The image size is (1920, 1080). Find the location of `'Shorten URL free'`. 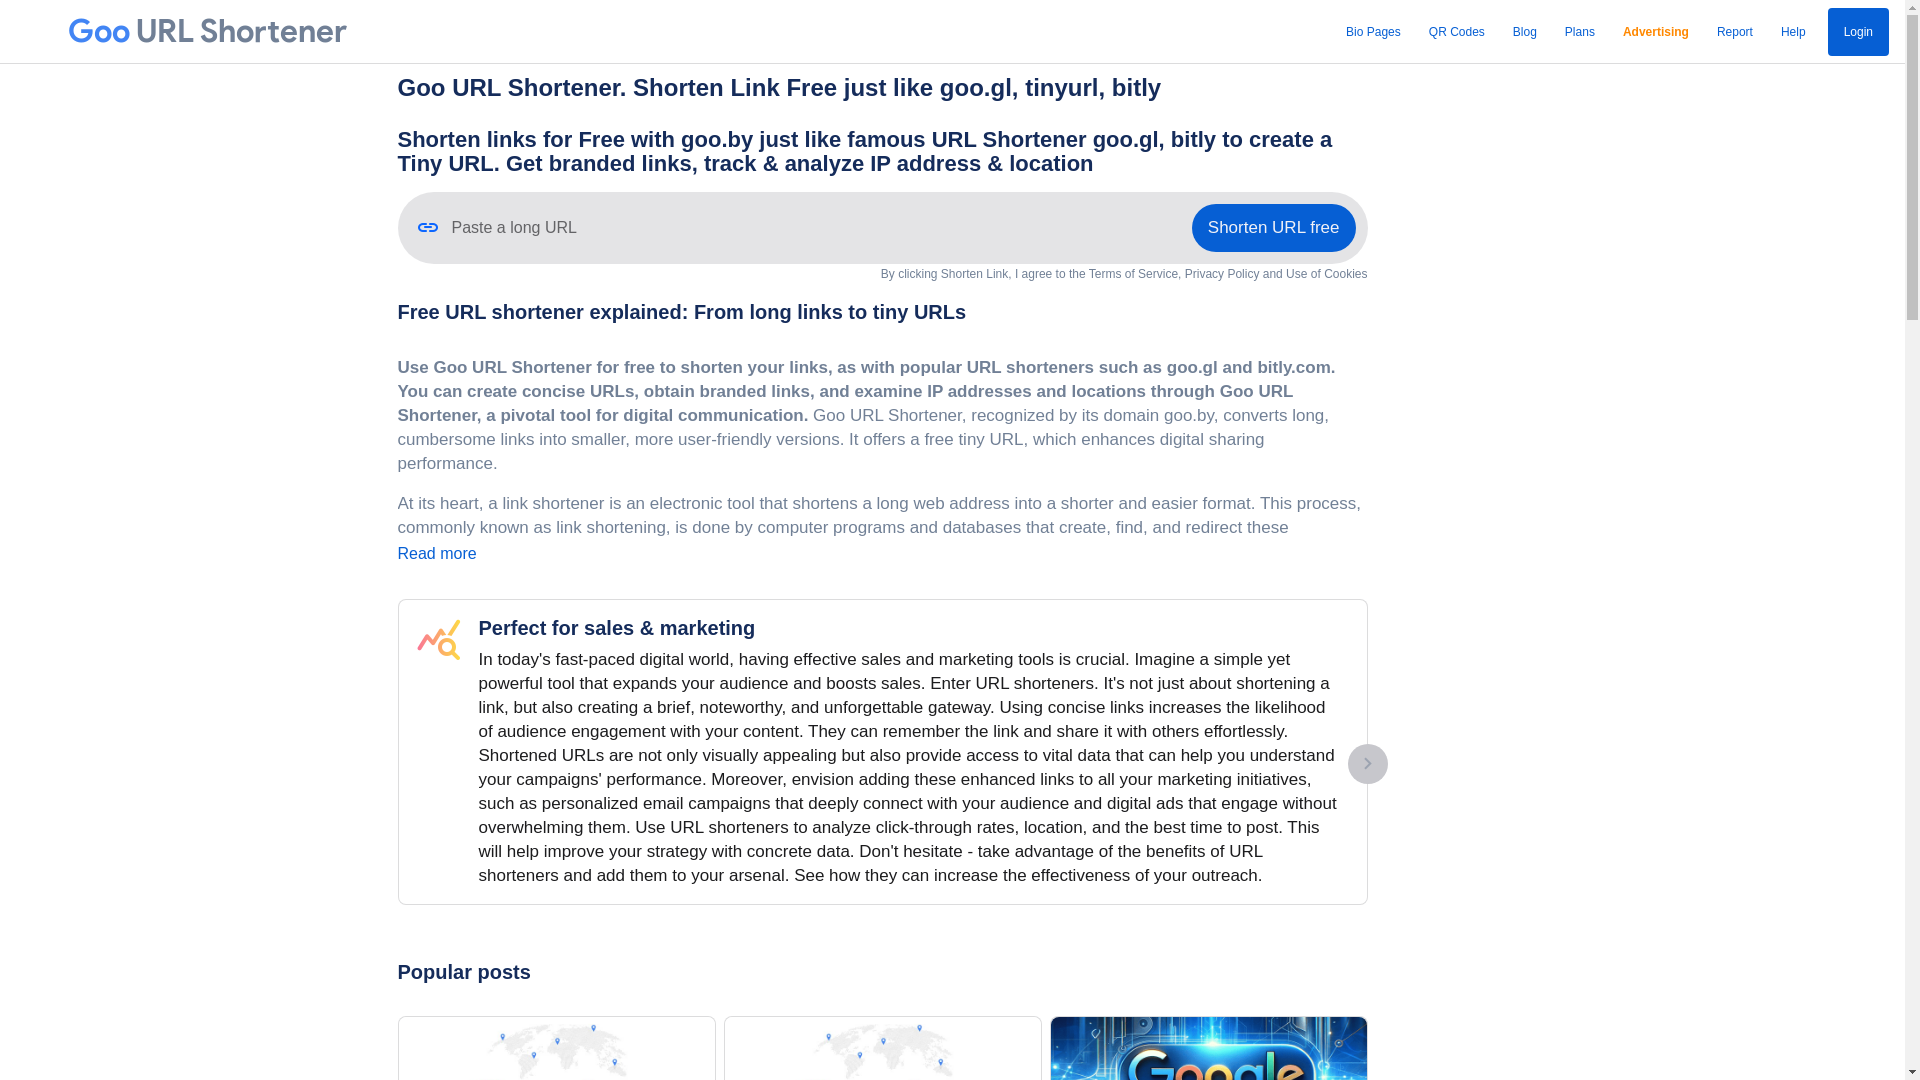

'Shorten URL free' is located at coordinates (1272, 226).